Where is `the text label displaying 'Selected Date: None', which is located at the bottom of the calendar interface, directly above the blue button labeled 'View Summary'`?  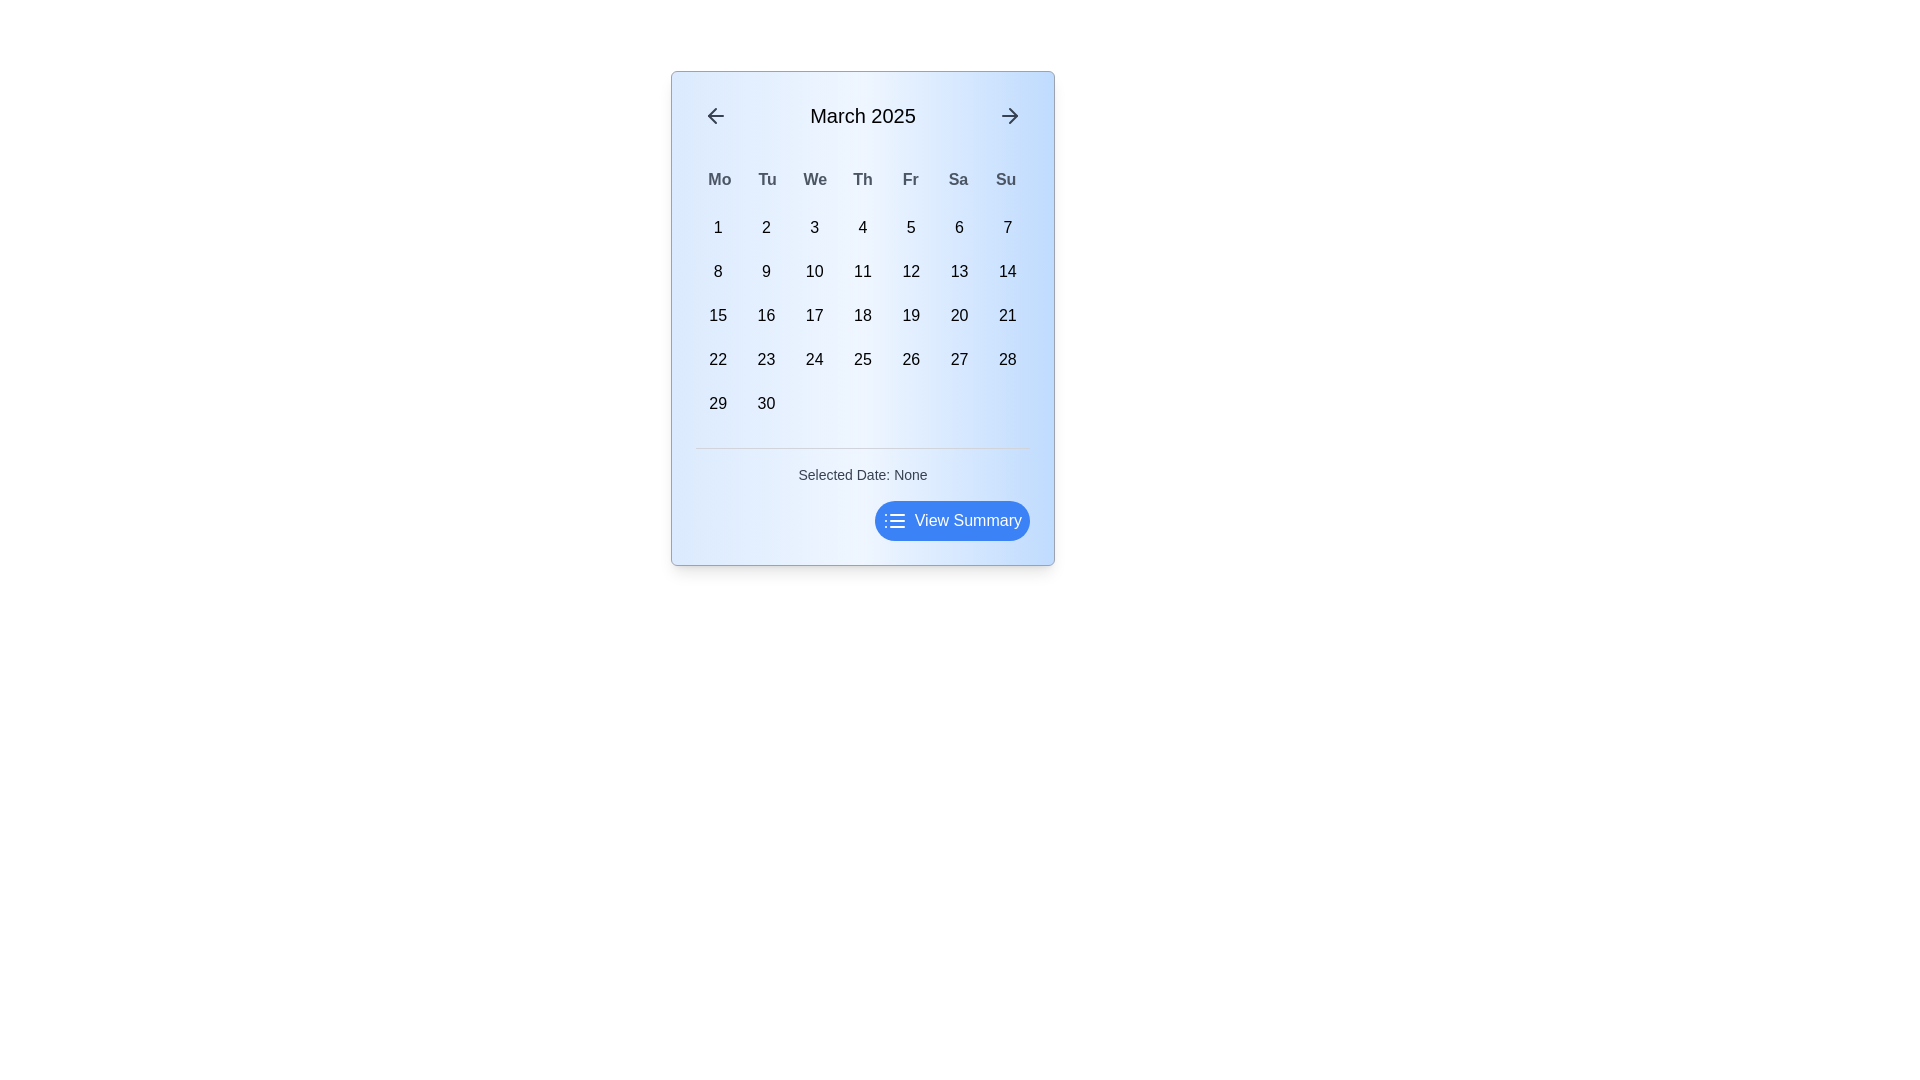
the text label displaying 'Selected Date: None', which is located at the bottom of the calendar interface, directly above the blue button labeled 'View Summary' is located at coordinates (863, 474).